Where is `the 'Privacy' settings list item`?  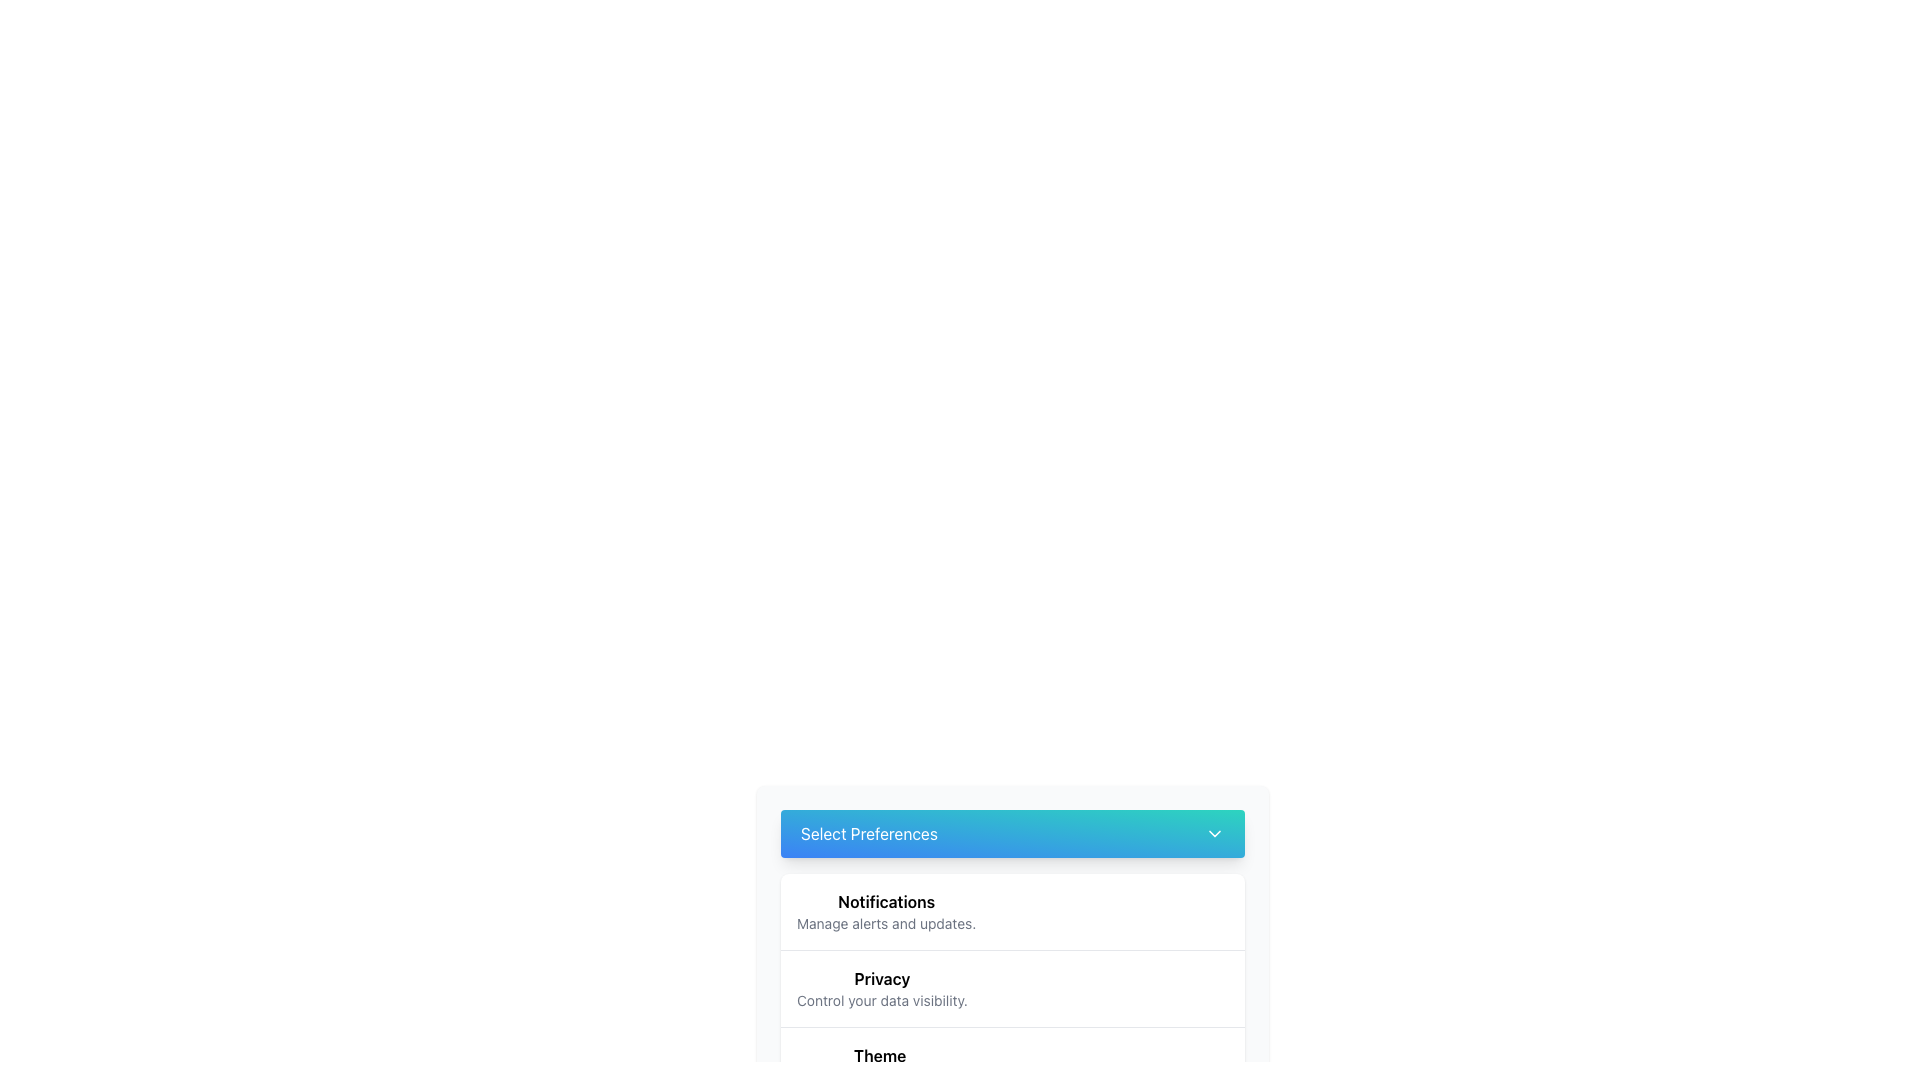 the 'Privacy' settings list item is located at coordinates (881, 987).